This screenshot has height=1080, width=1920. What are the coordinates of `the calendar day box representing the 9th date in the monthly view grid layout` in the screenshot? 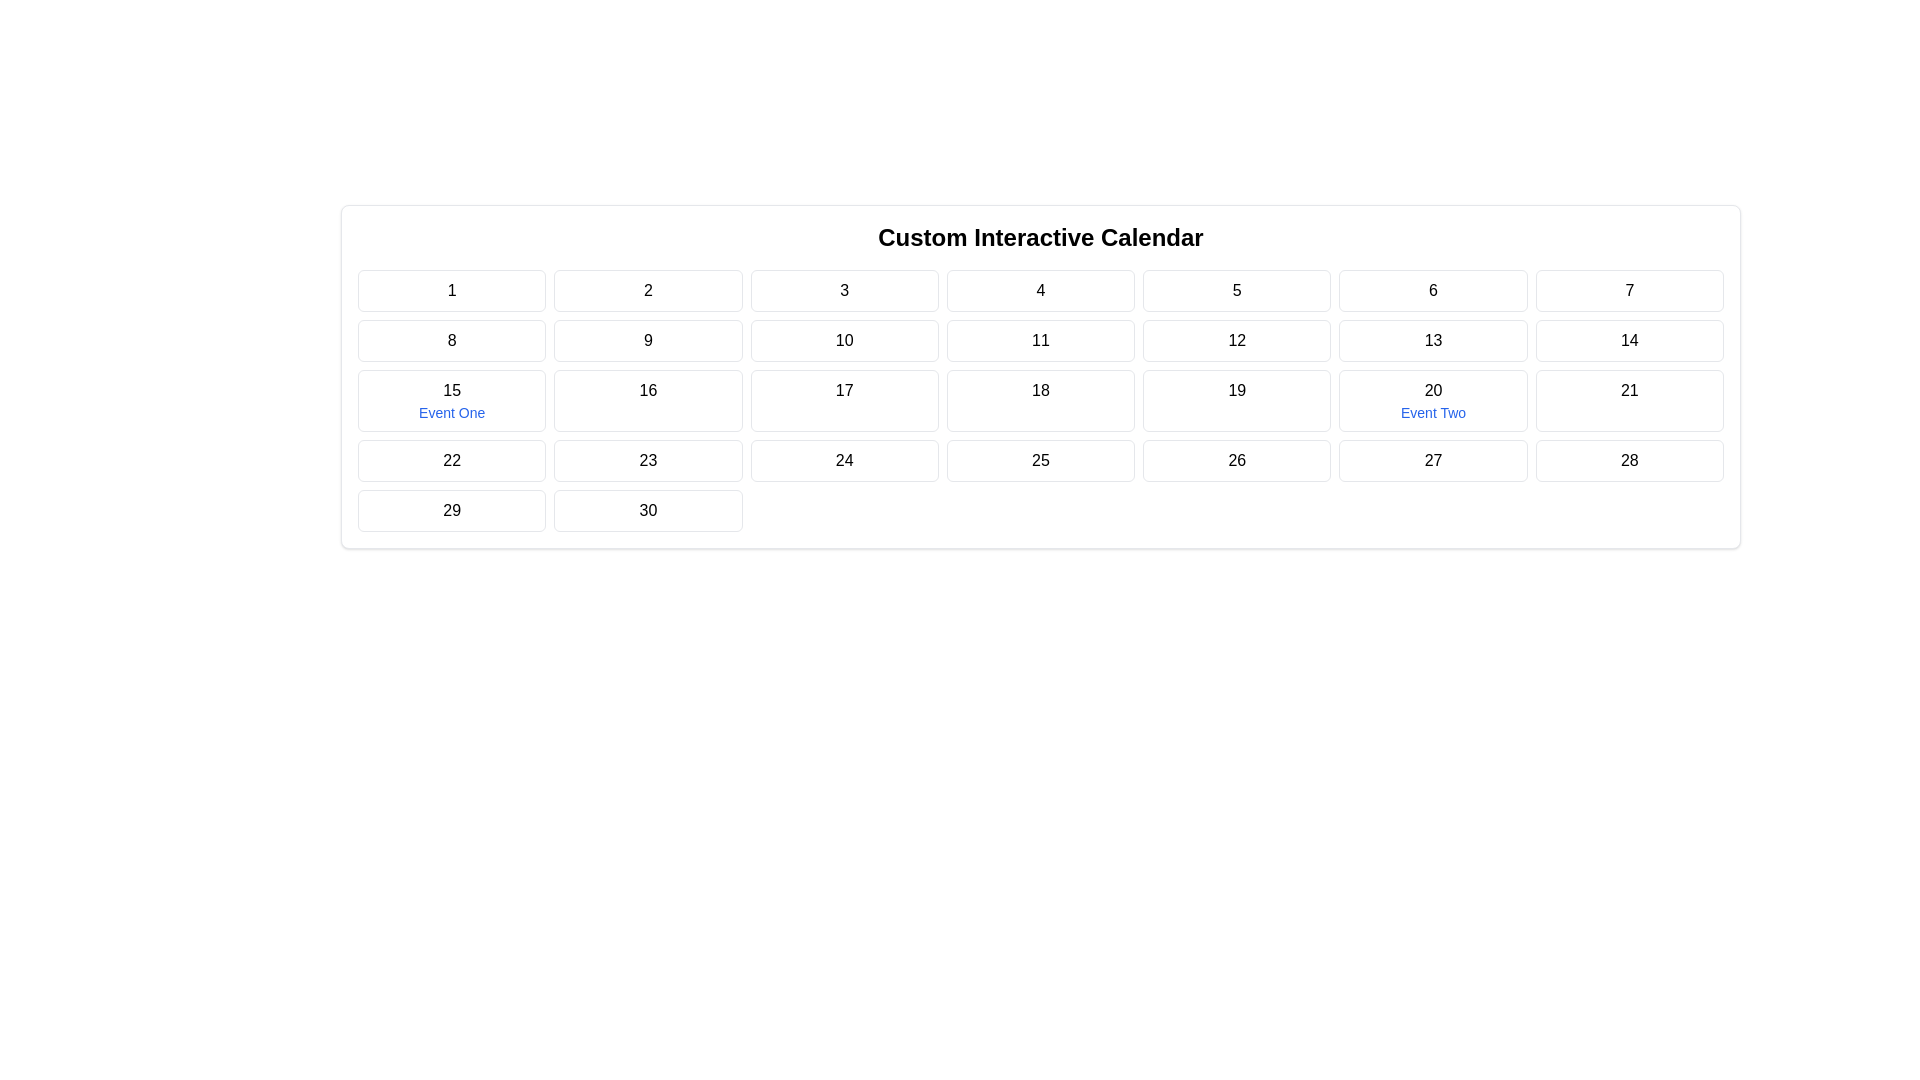 It's located at (648, 339).